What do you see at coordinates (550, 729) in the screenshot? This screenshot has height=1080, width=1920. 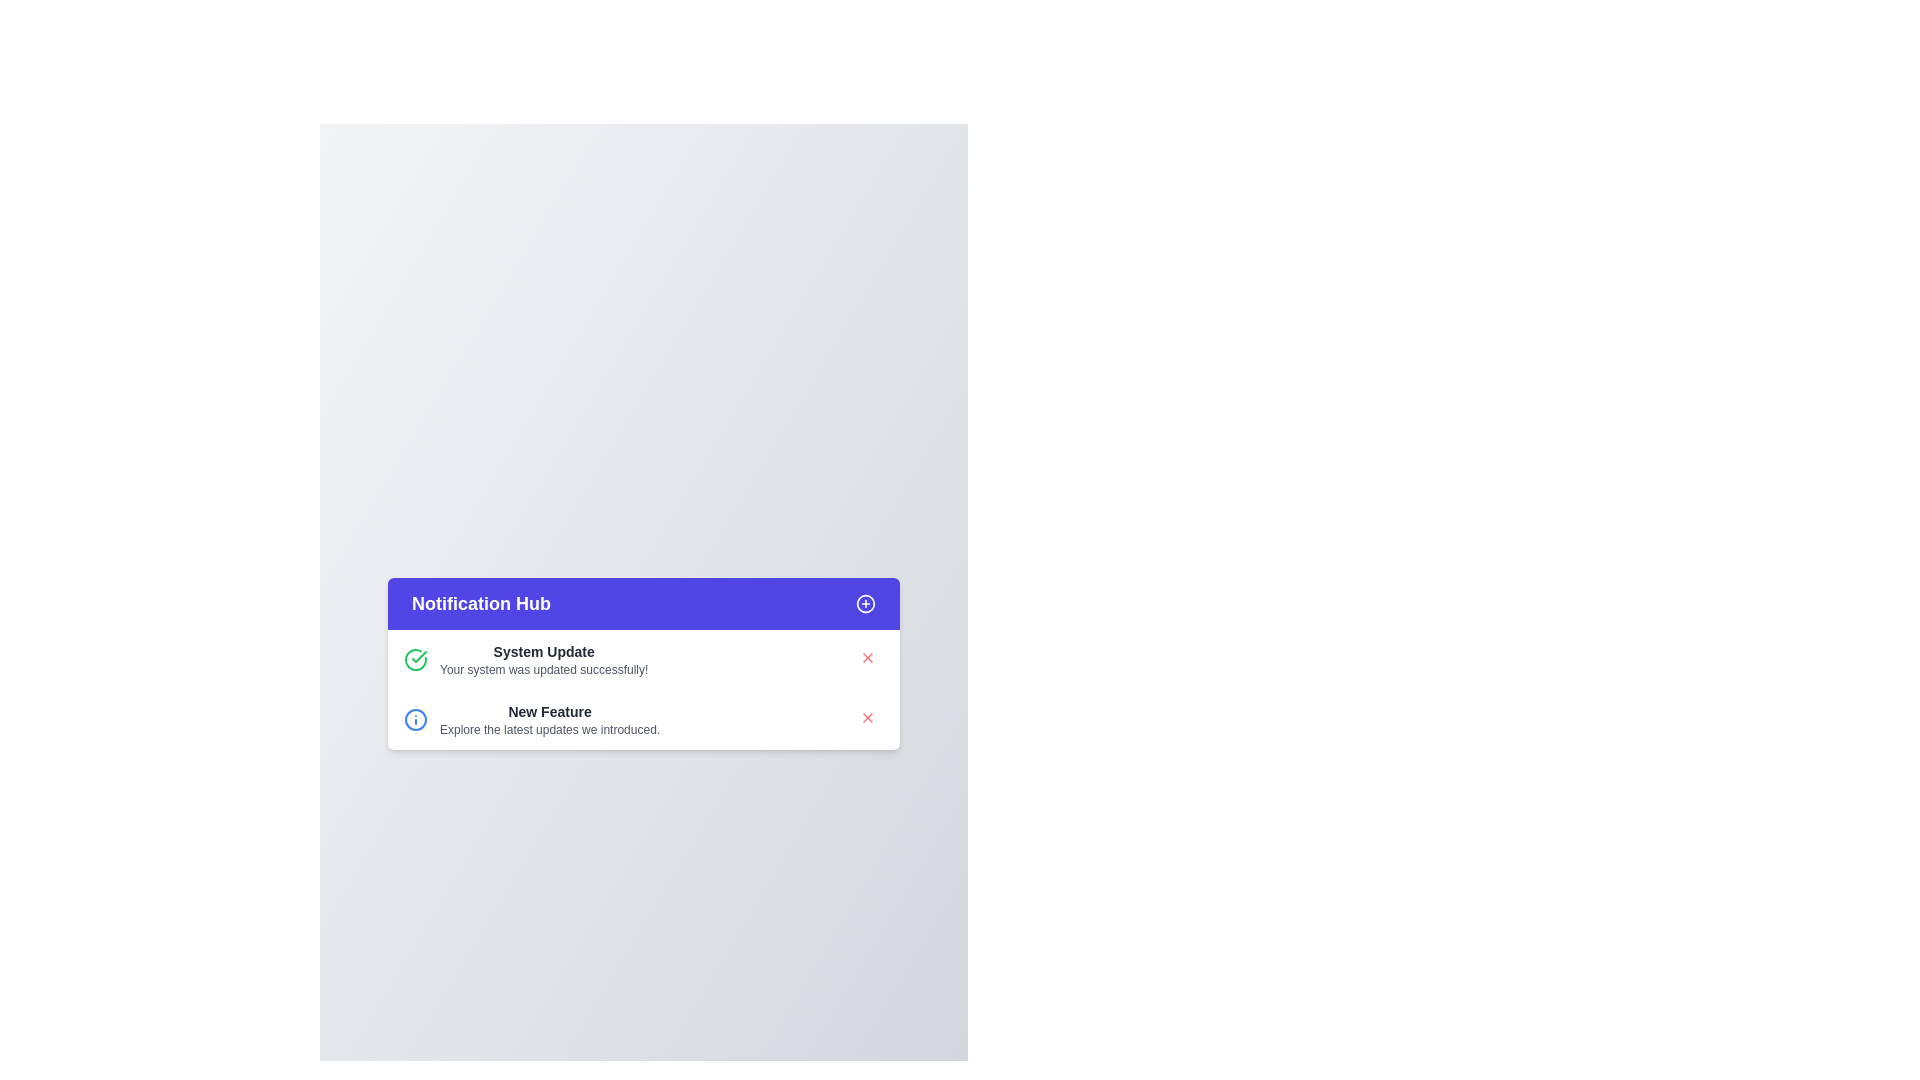 I see `the descriptive text label for the 'New Feature' notification, which is located in the lower section of the notification card, aligned to the left` at bounding box center [550, 729].